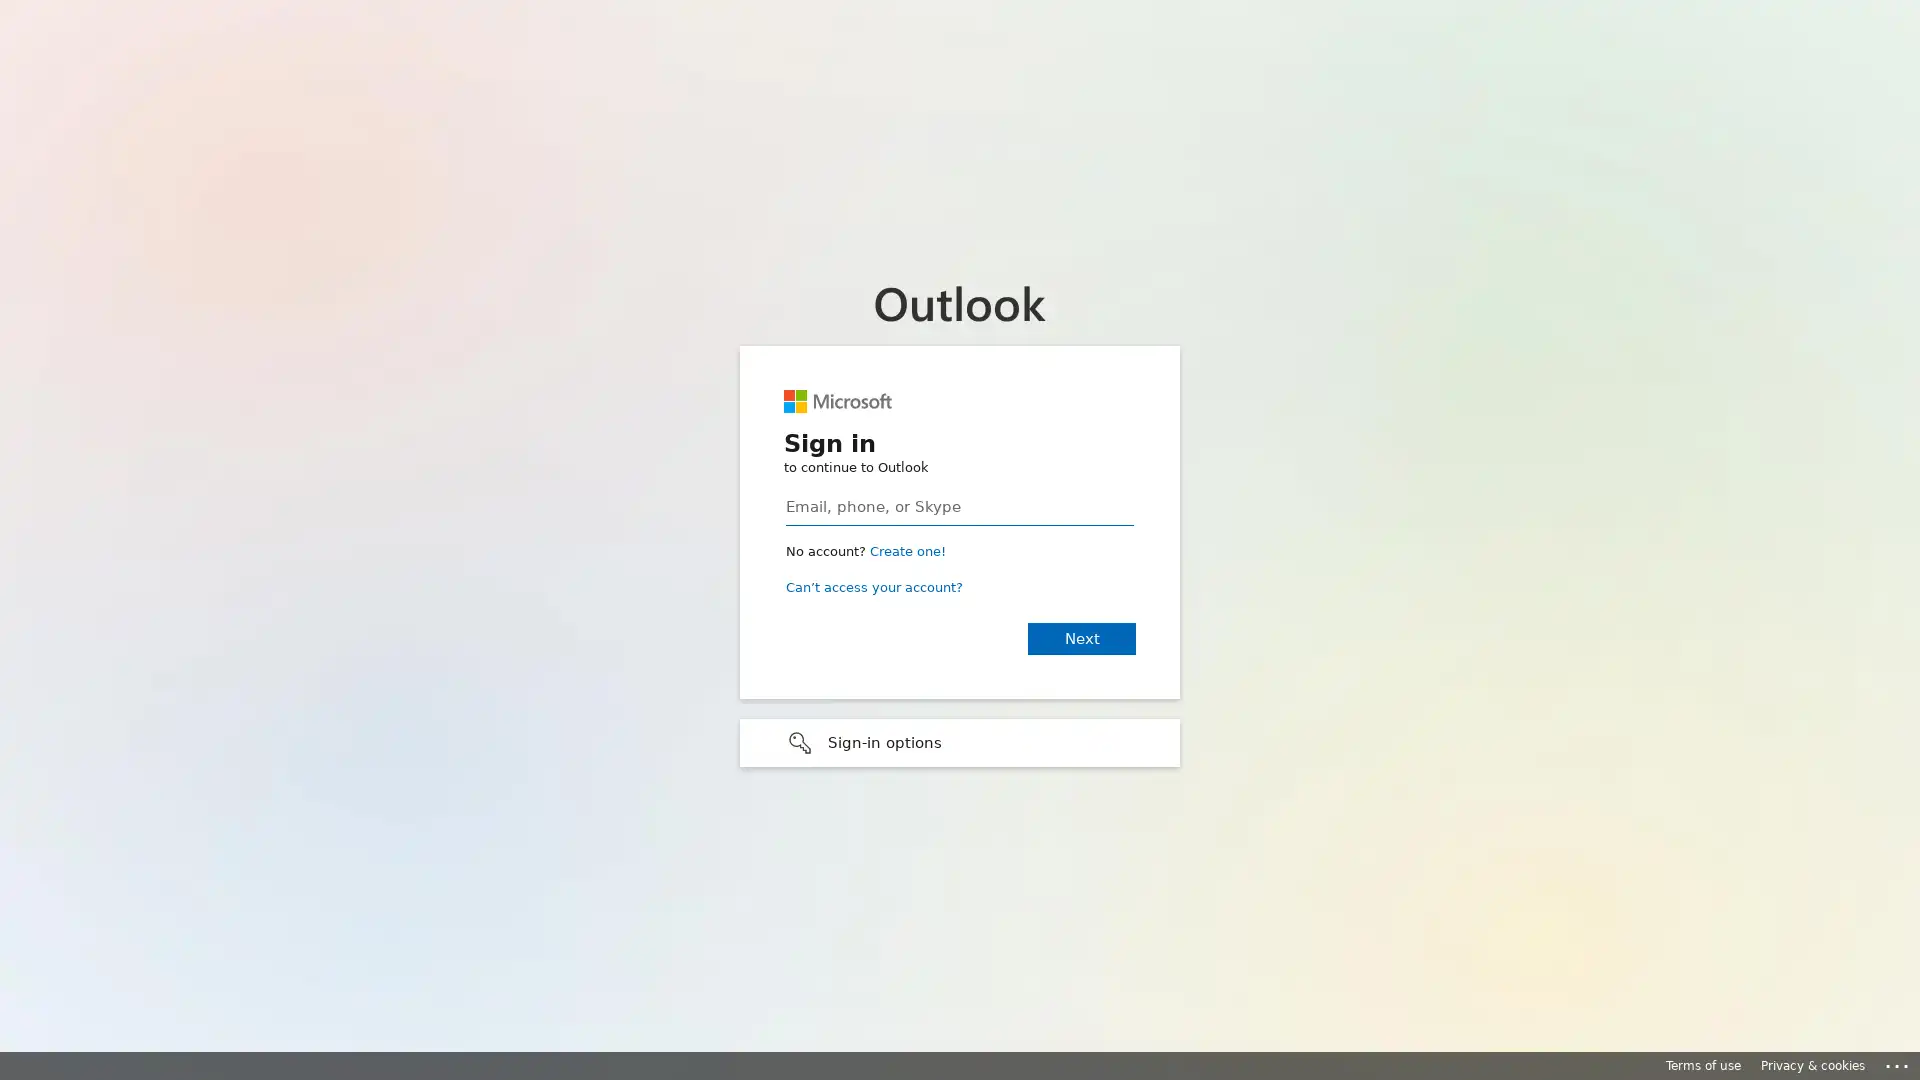 The width and height of the screenshot is (1920, 1080). Describe the element at coordinates (1080, 637) in the screenshot. I see `Next` at that location.